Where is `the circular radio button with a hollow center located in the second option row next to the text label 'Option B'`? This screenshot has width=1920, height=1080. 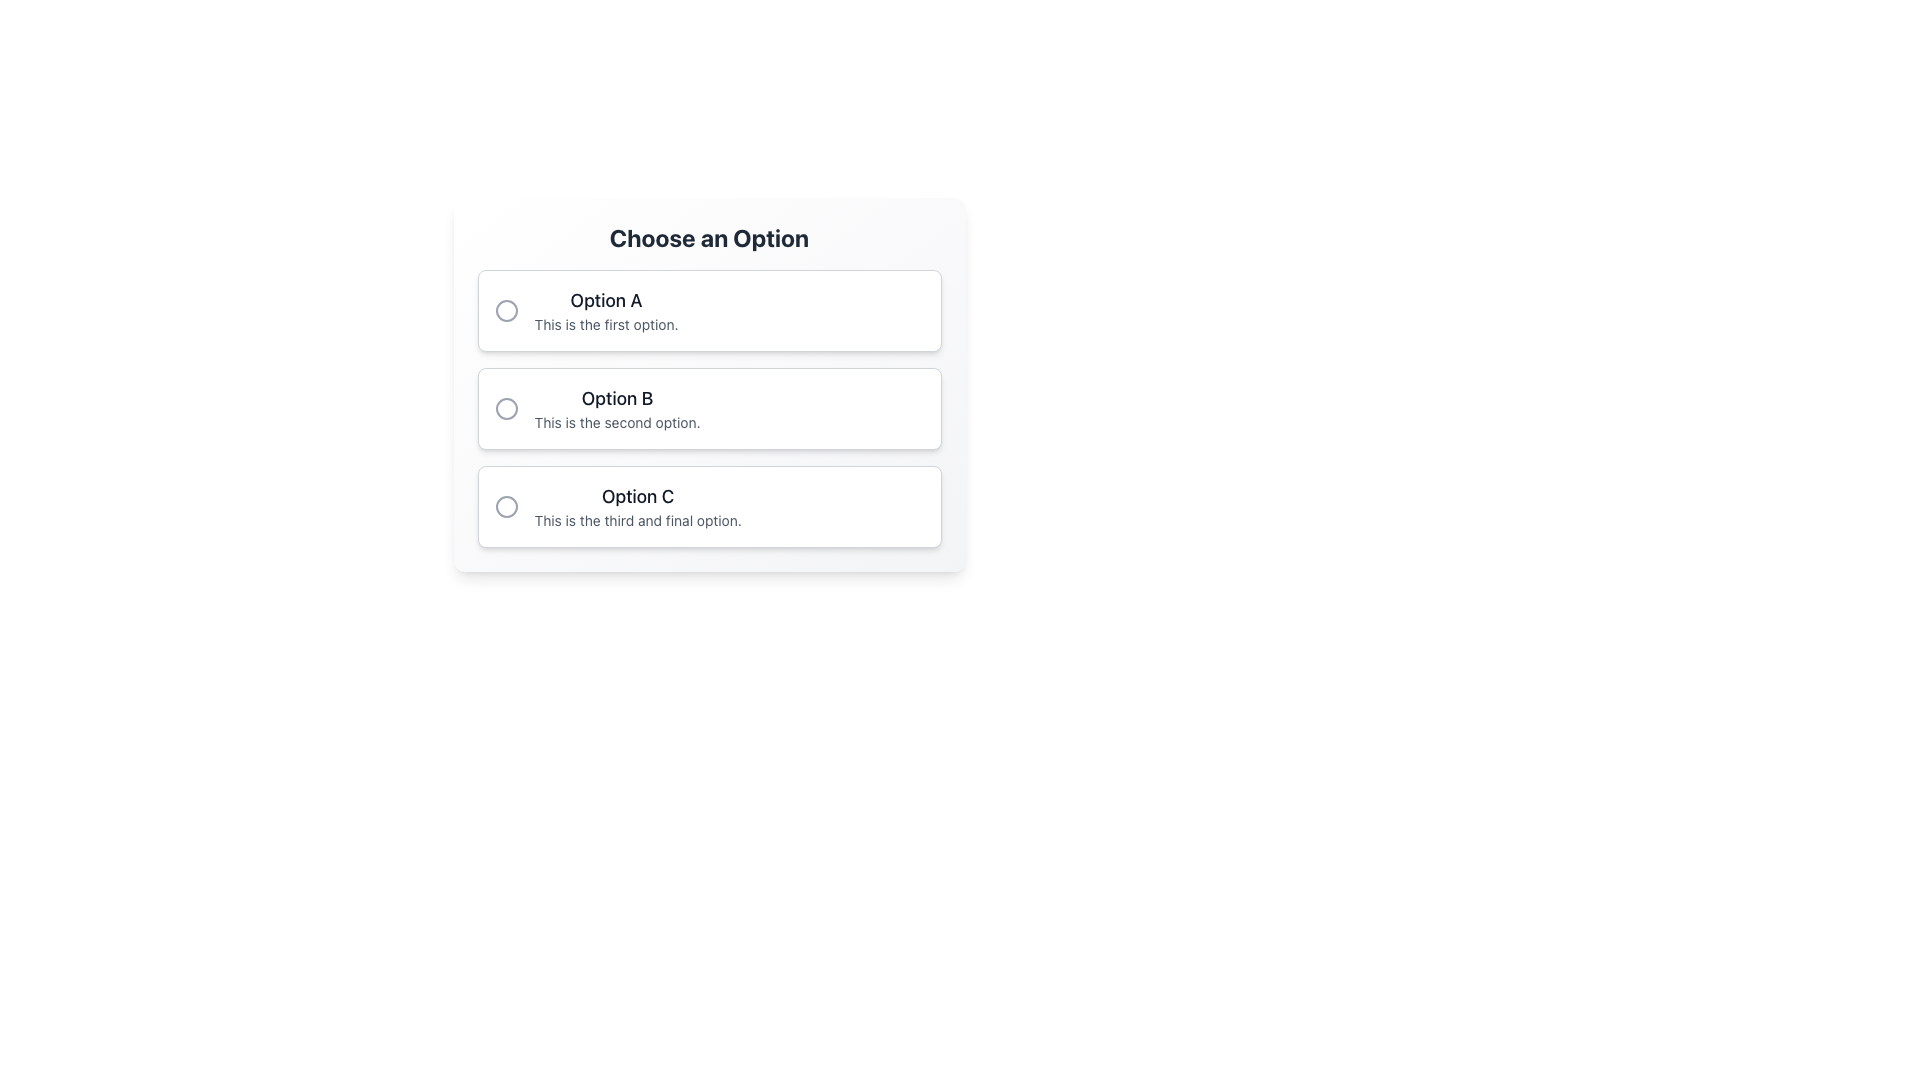 the circular radio button with a hollow center located in the second option row next to the text label 'Option B' is located at coordinates (506, 407).